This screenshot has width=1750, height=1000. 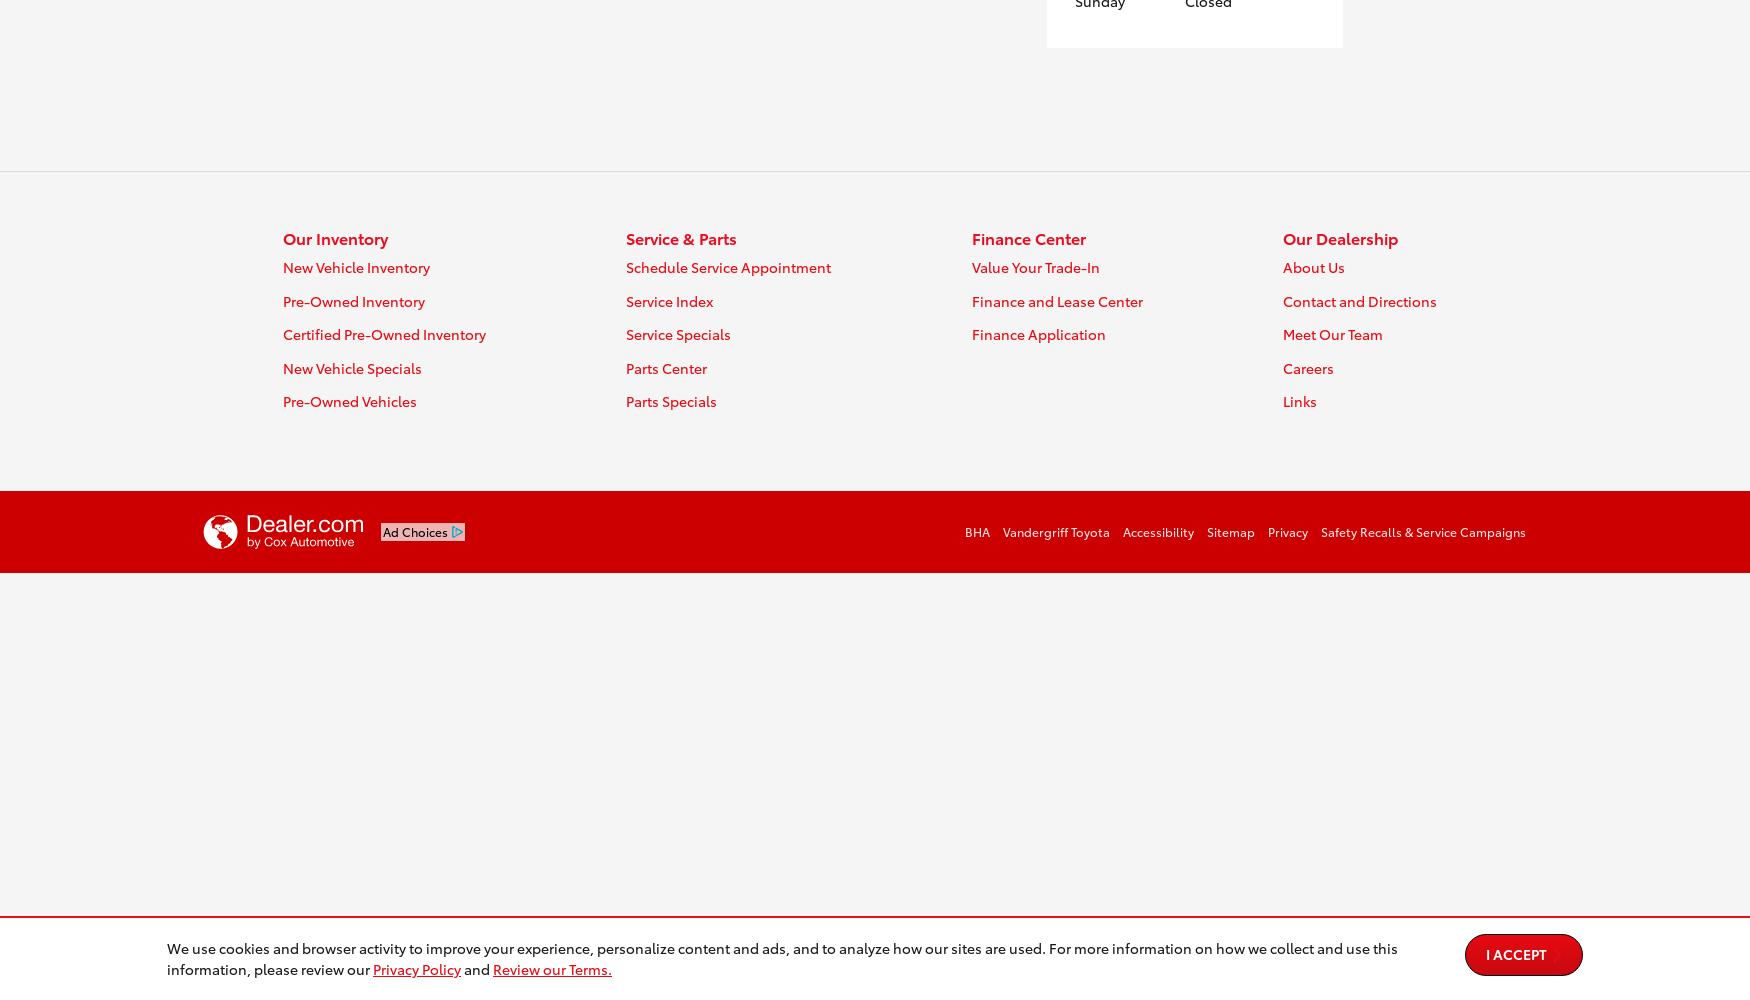 What do you see at coordinates (352, 366) in the screenshot?
I see `'New Vehicle Specials'` at bounding box center [352, 366].